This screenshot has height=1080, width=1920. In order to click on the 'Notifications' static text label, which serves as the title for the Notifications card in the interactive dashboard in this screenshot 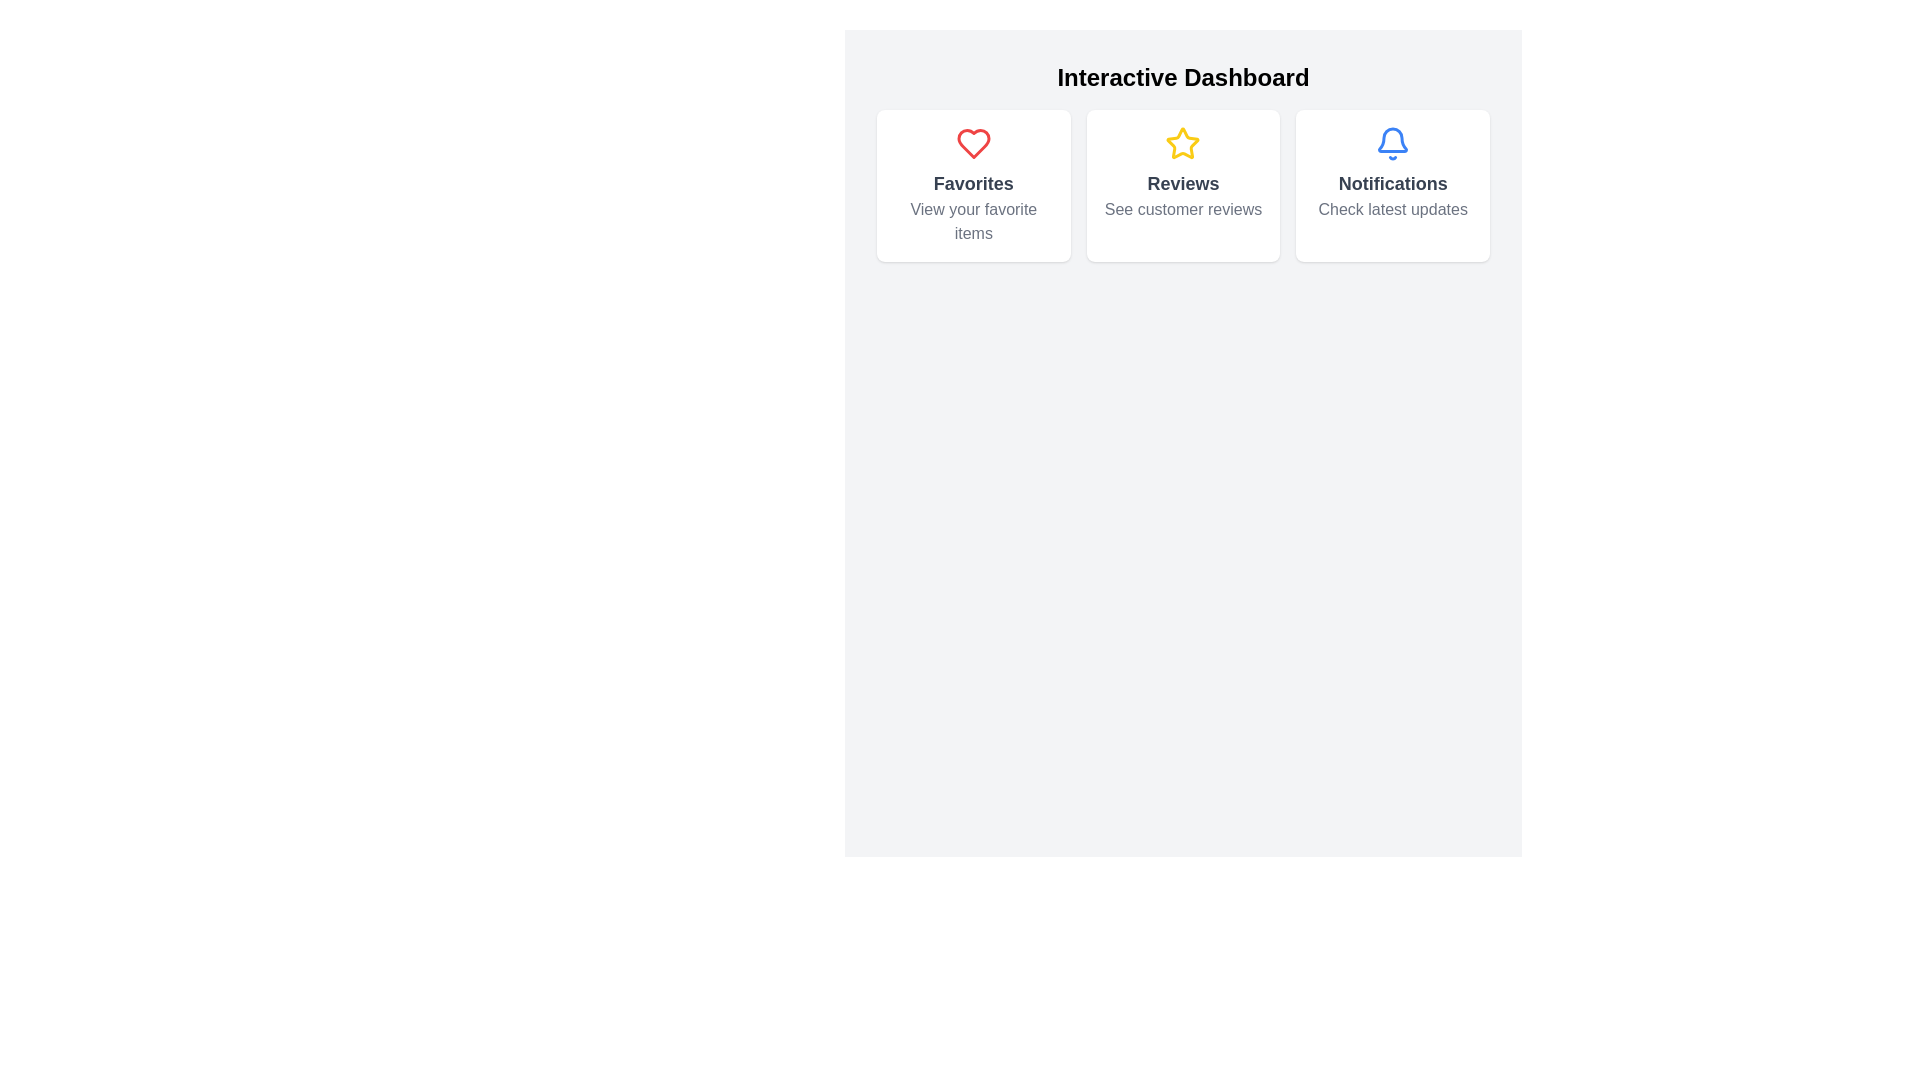, I will do `click(1392, 184)`.